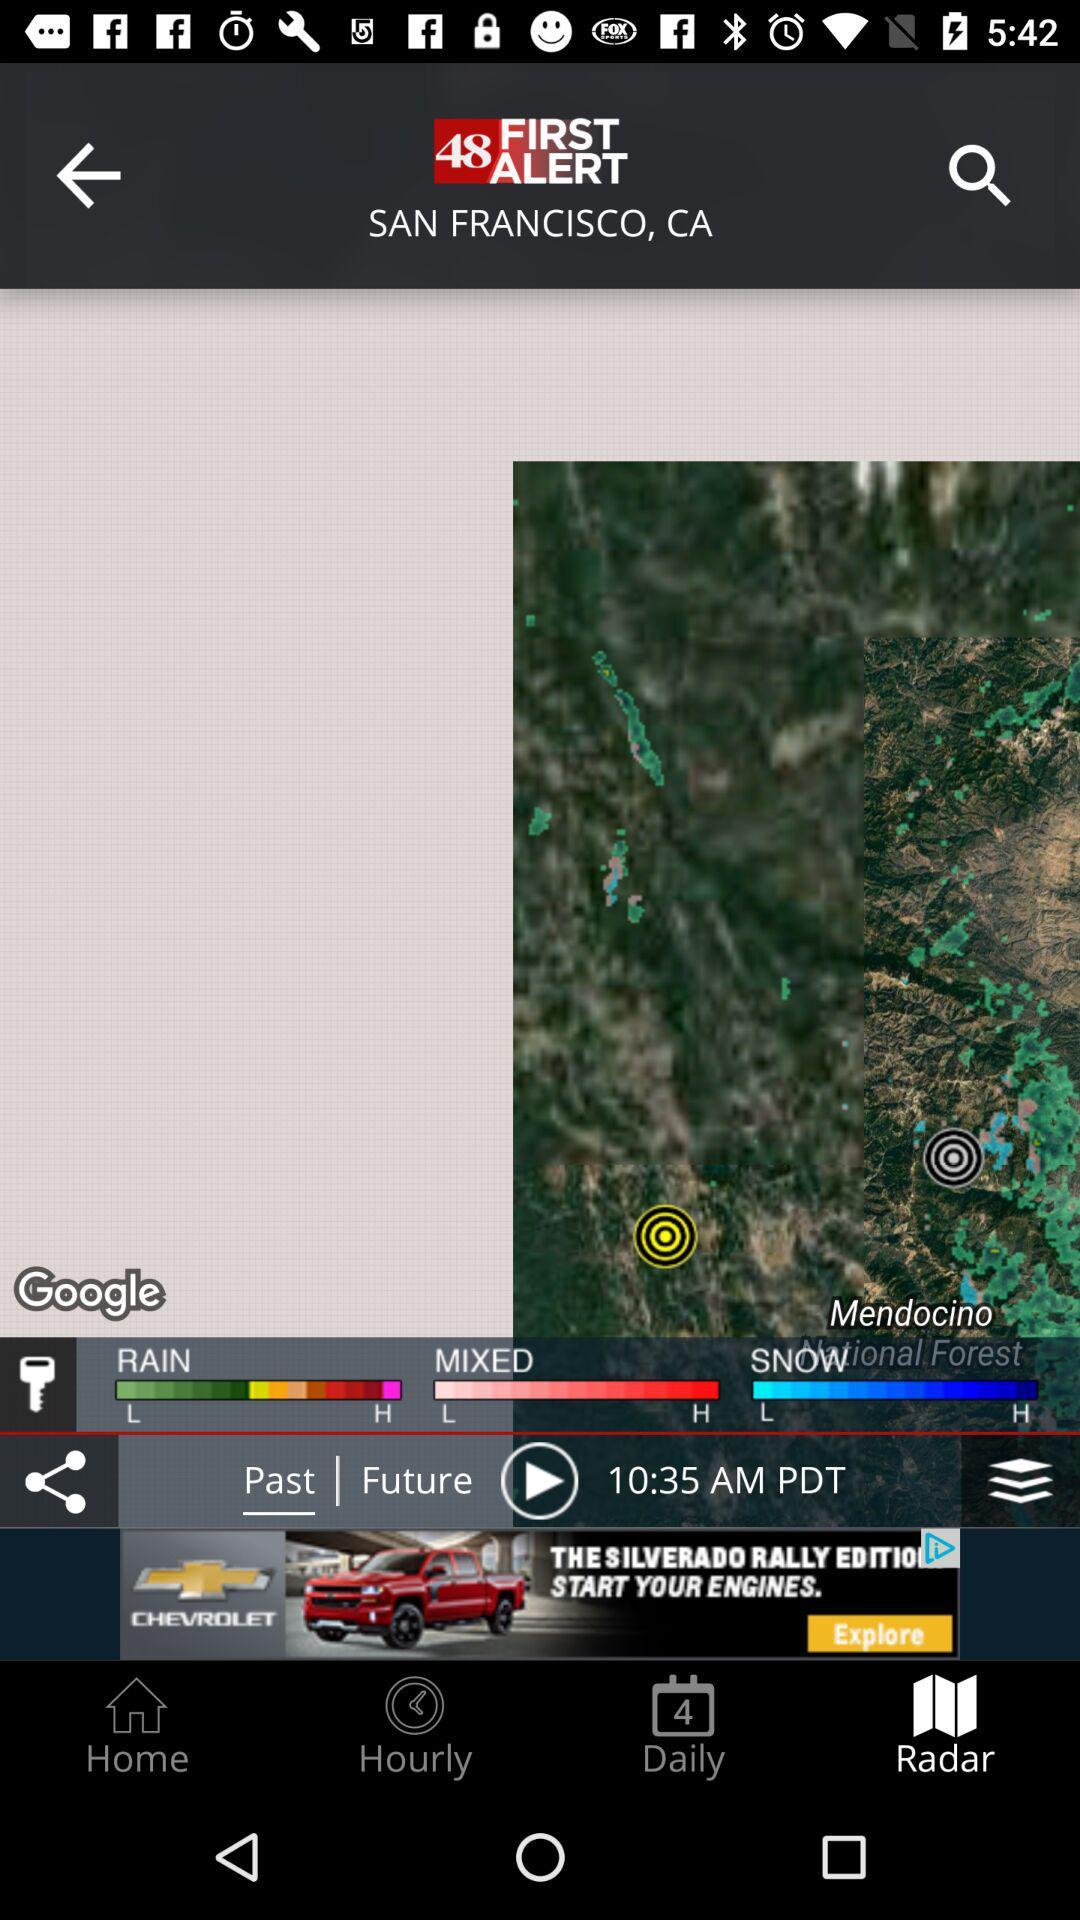  Describe the element at coordinates (538, 1480) in the screenshot. I see `play` at that location.